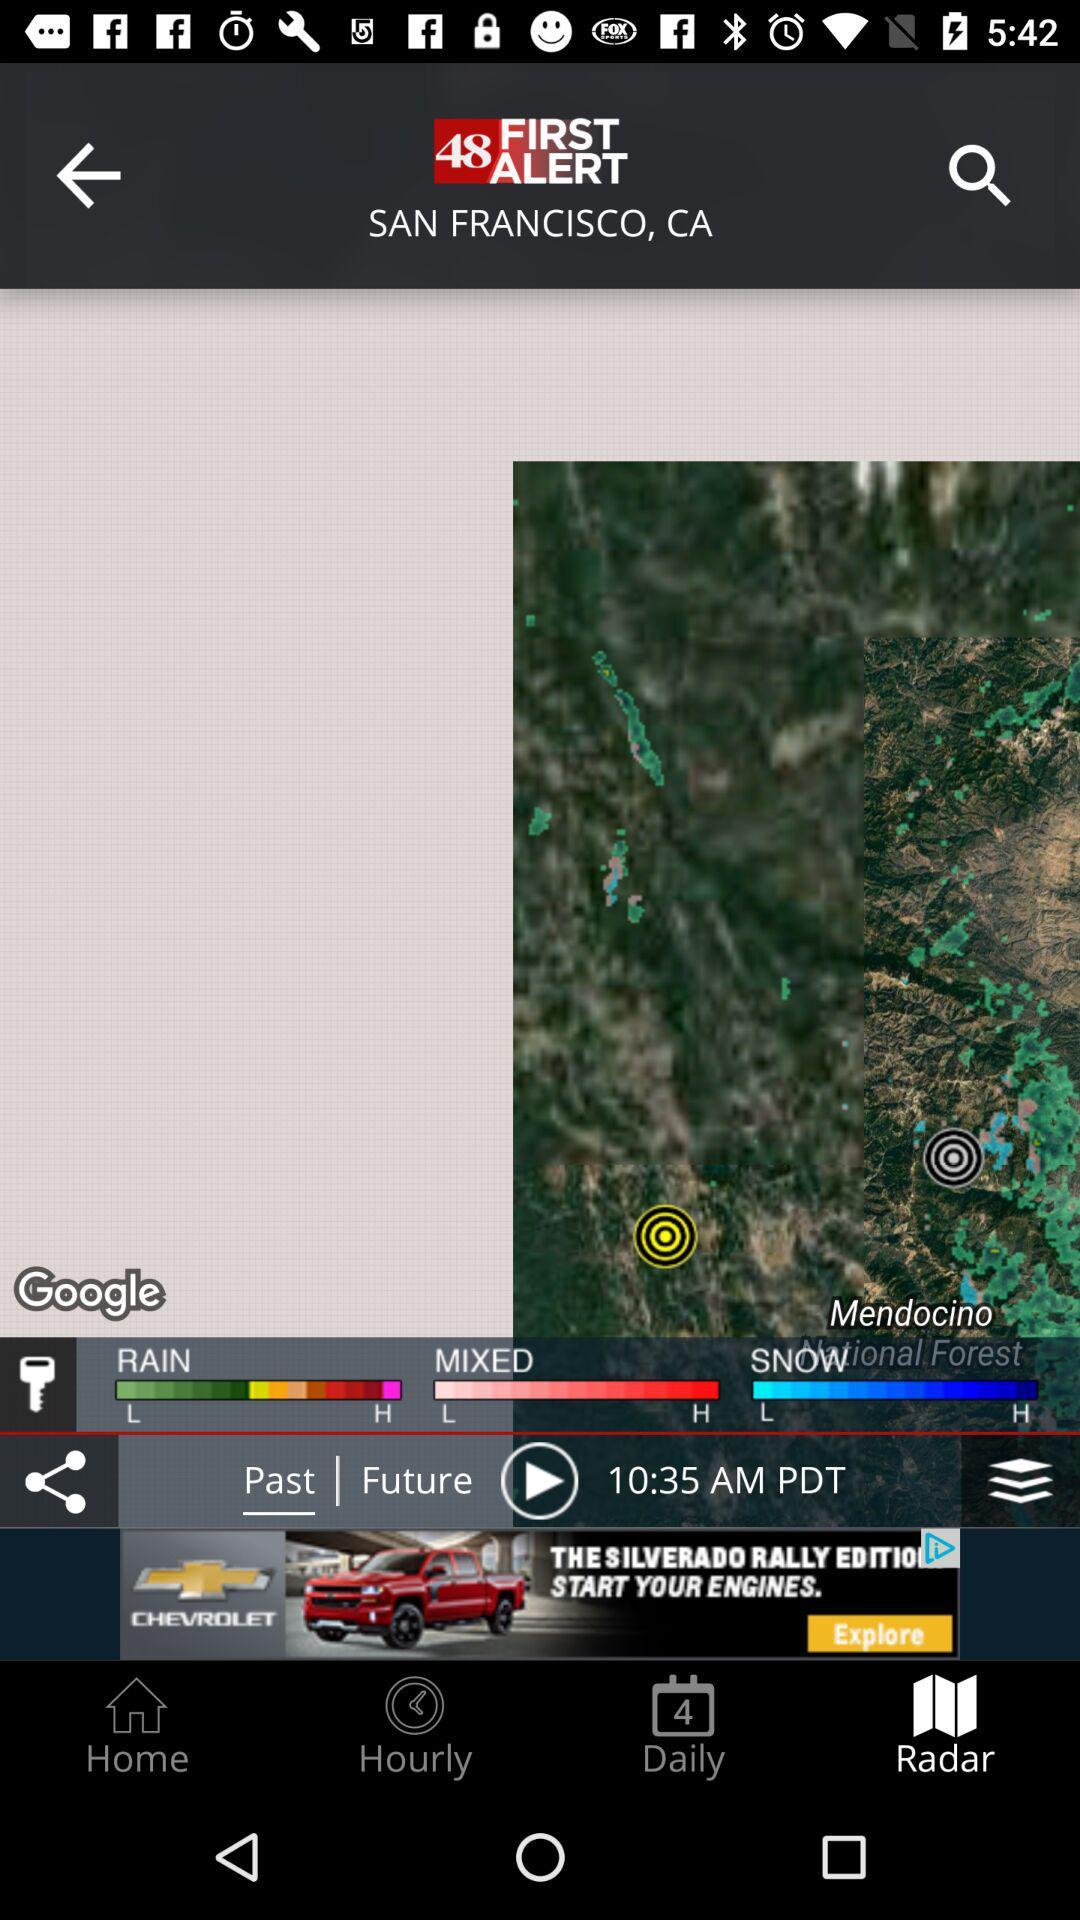  Describe the element at coordinates (538, 1480) in the screenshot. I see `play` at that location.